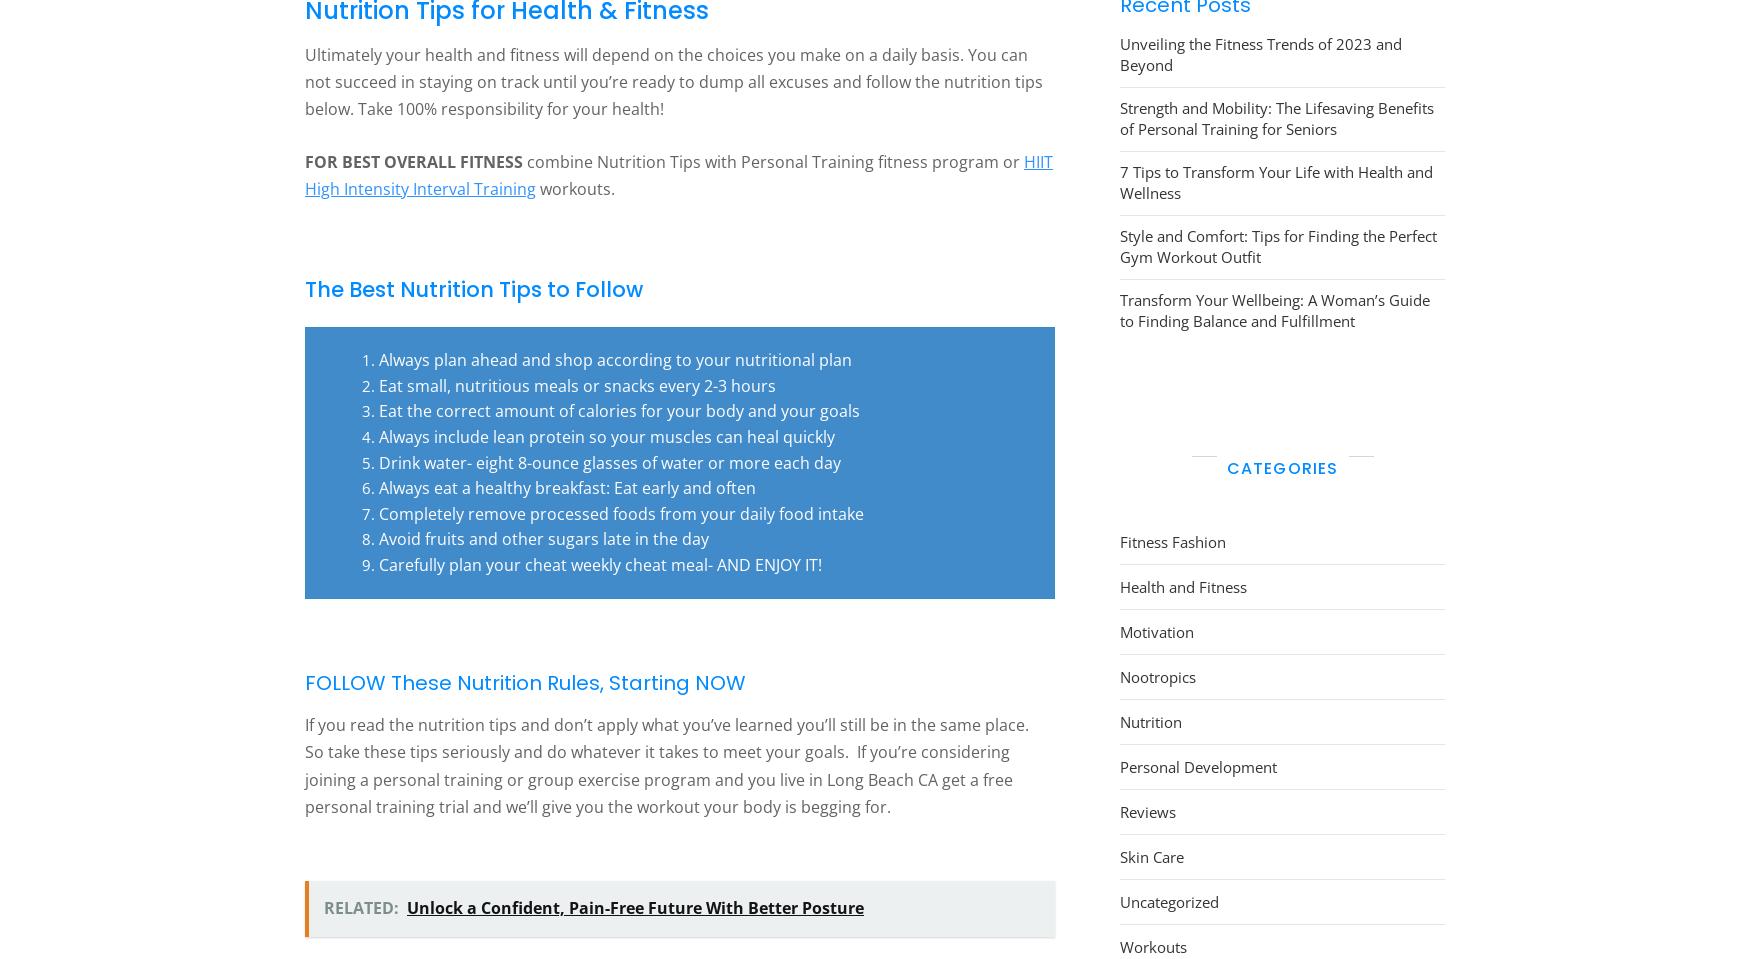 This screenshot has height=959, width=1750. Describe the element at coordinates (1182, 586) in the screenshot. I see `'Health and Fitness'` at that location.